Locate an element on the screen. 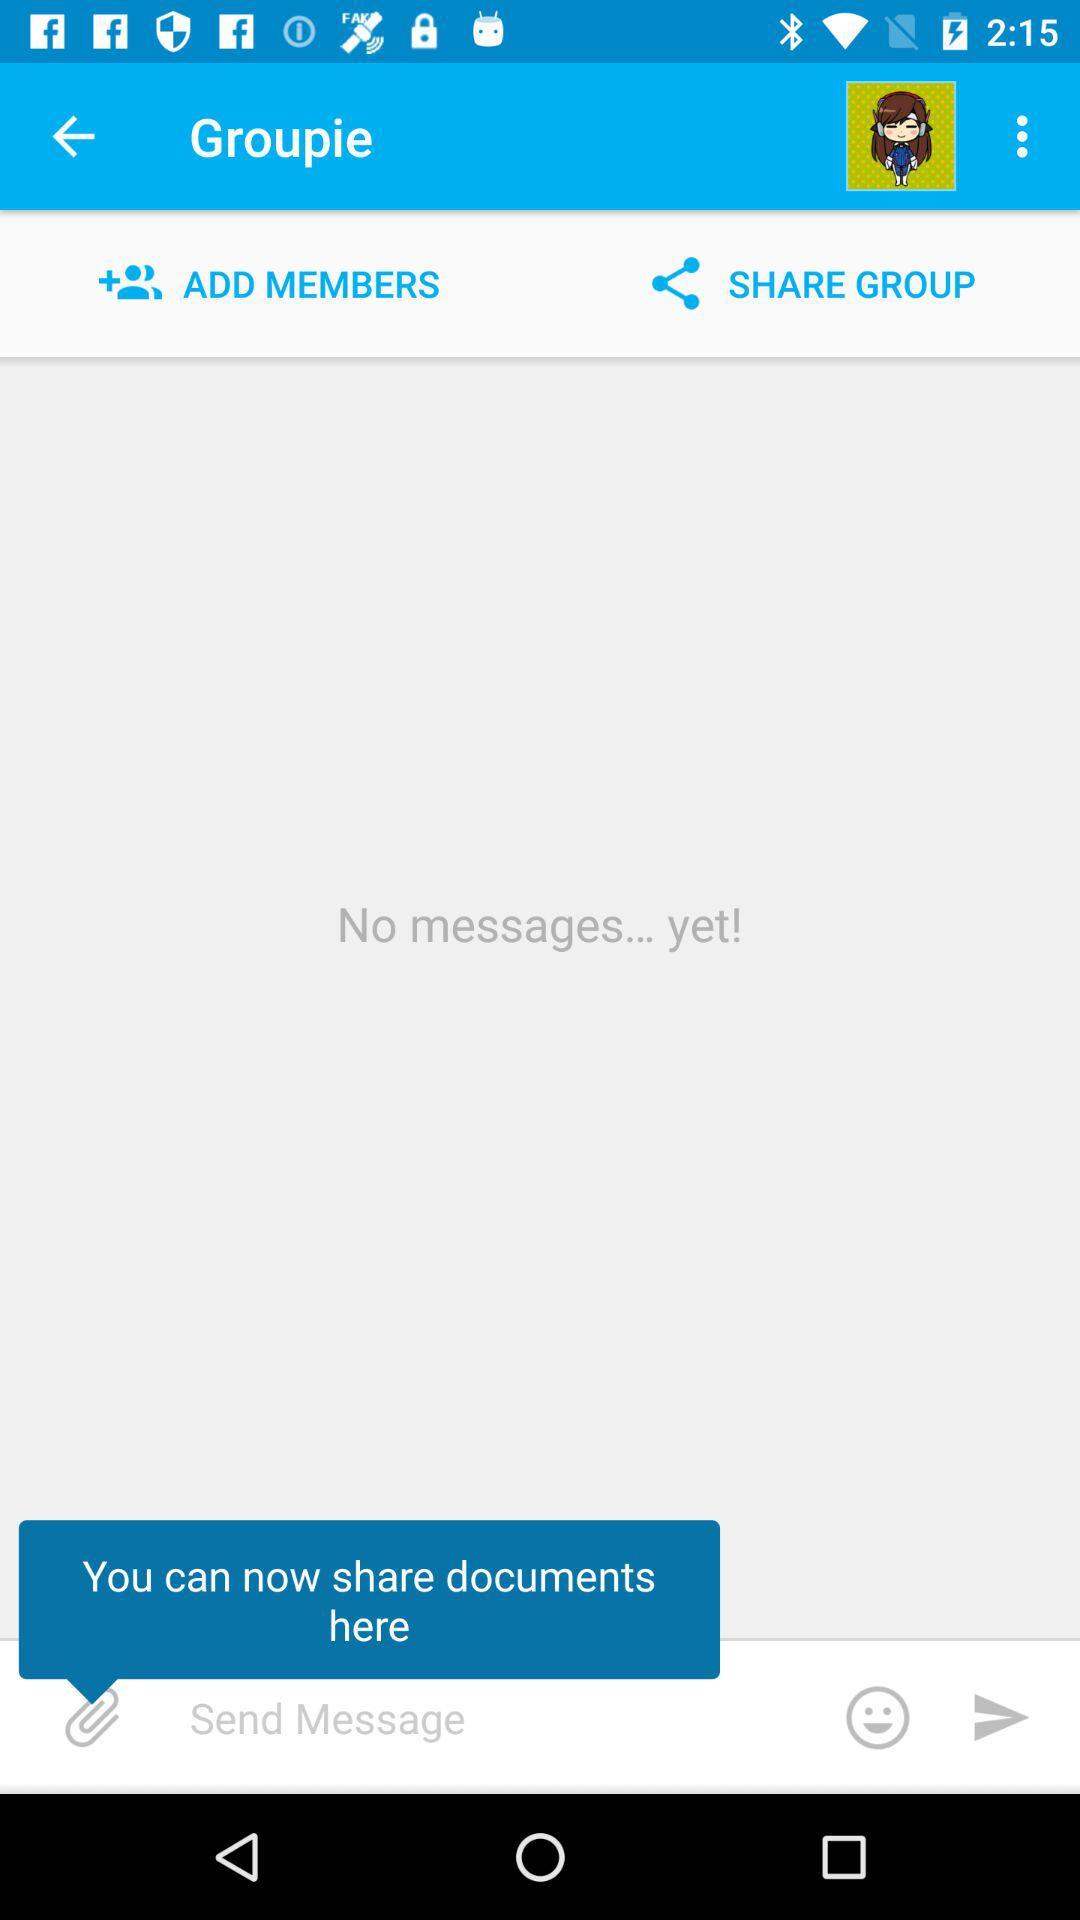 Image resolution: width=1080 pixels, height=1920 pixels. the send icon is located at coordinates (1003, 1716).